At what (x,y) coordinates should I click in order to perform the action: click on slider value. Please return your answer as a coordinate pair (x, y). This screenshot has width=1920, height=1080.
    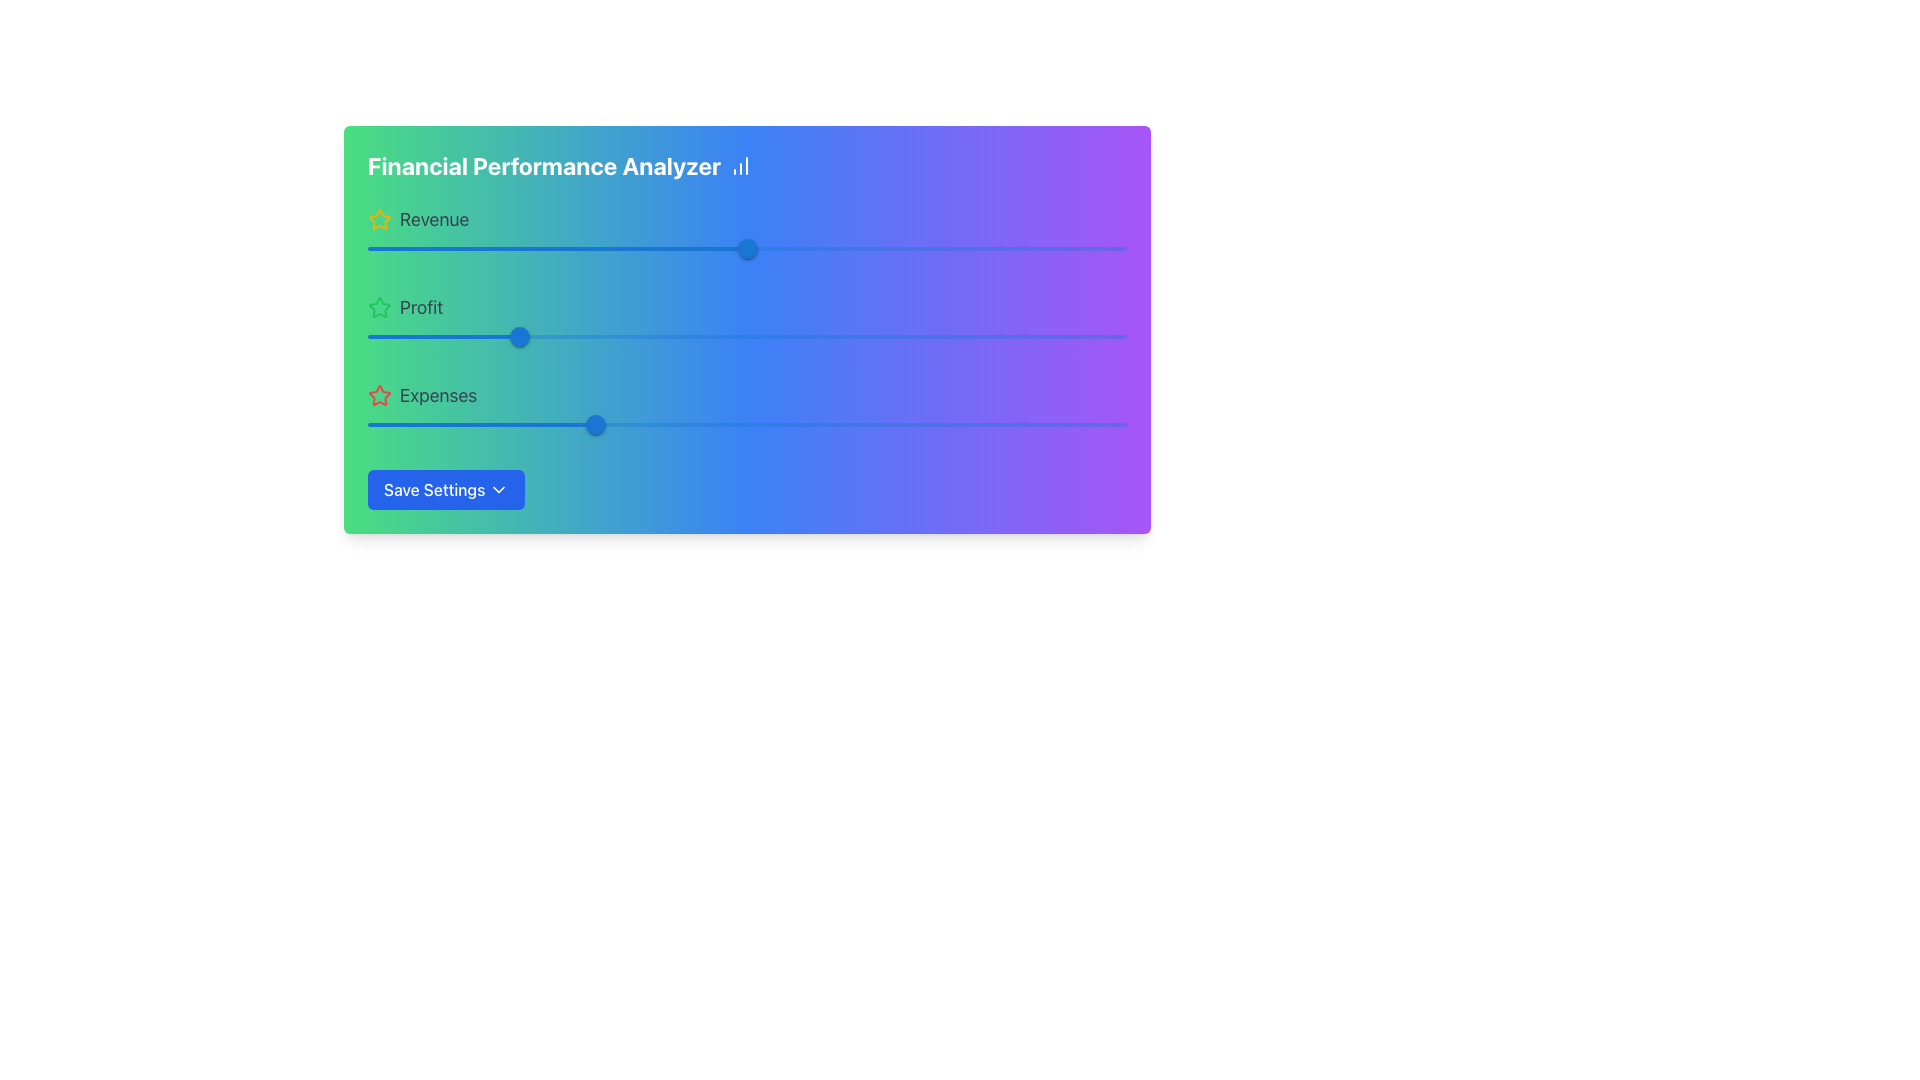
    Looking at the image, I should click on (511, 335).